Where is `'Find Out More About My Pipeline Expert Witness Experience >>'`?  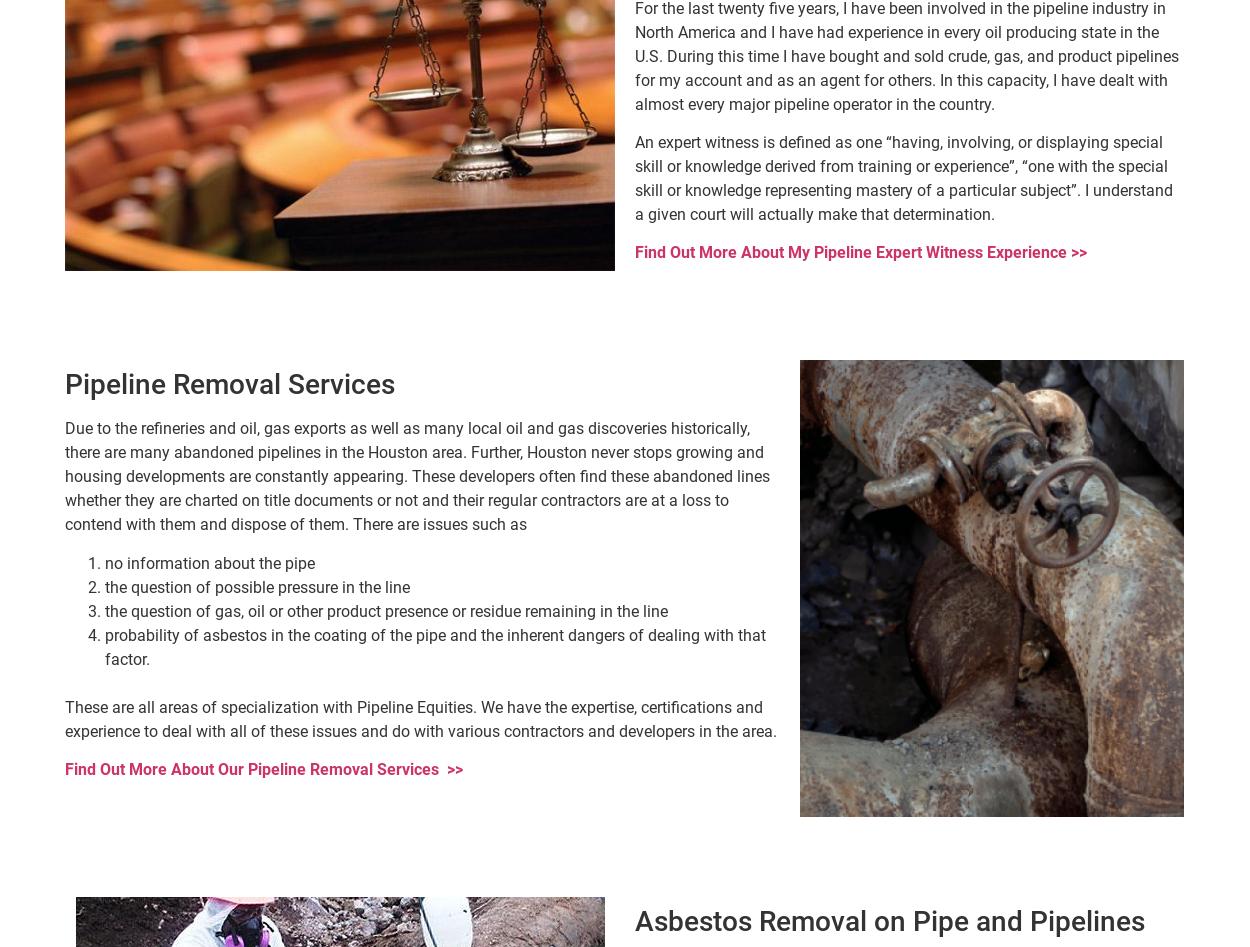 'Find Out More About My Pipeline Expert Witness Experience >>' is located at coordinates (860, 252).